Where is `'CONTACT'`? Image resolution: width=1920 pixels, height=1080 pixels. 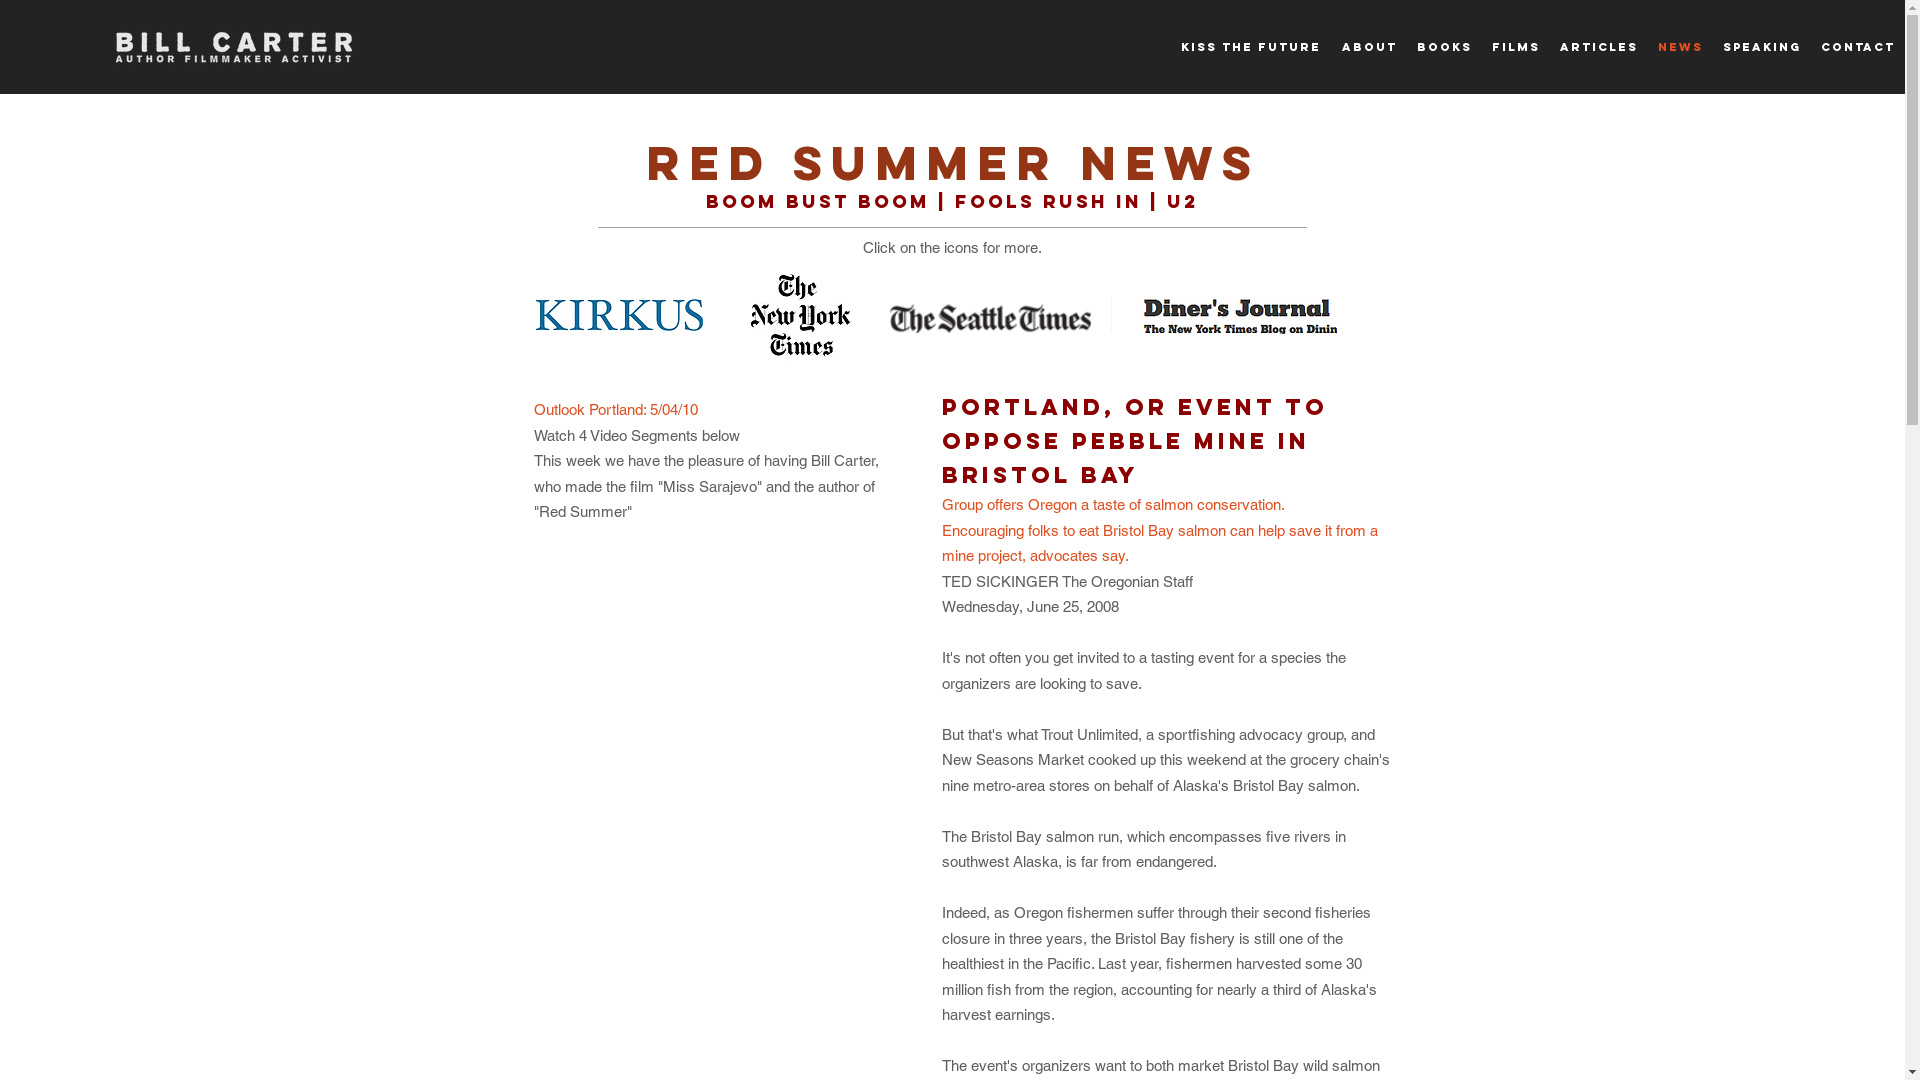 'CONTACT' is located at coordinates (1856, 45).